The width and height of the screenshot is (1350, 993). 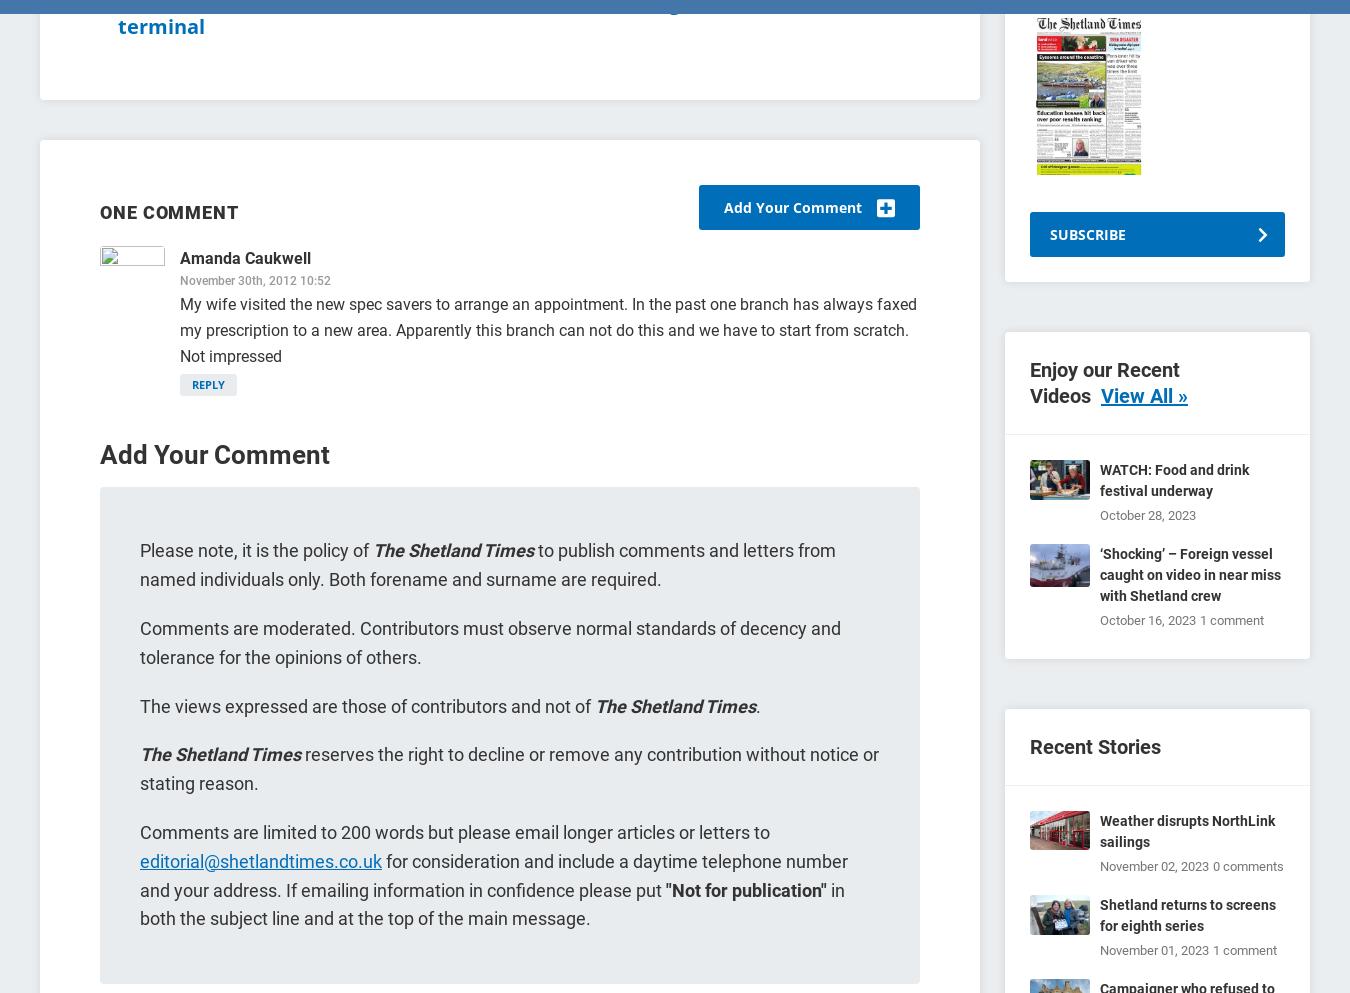 I want to click on 'Comments are moderated. Contributors must observe normal standards of decency and tolerance for the opinions of others.', so click(x=489, y=640).